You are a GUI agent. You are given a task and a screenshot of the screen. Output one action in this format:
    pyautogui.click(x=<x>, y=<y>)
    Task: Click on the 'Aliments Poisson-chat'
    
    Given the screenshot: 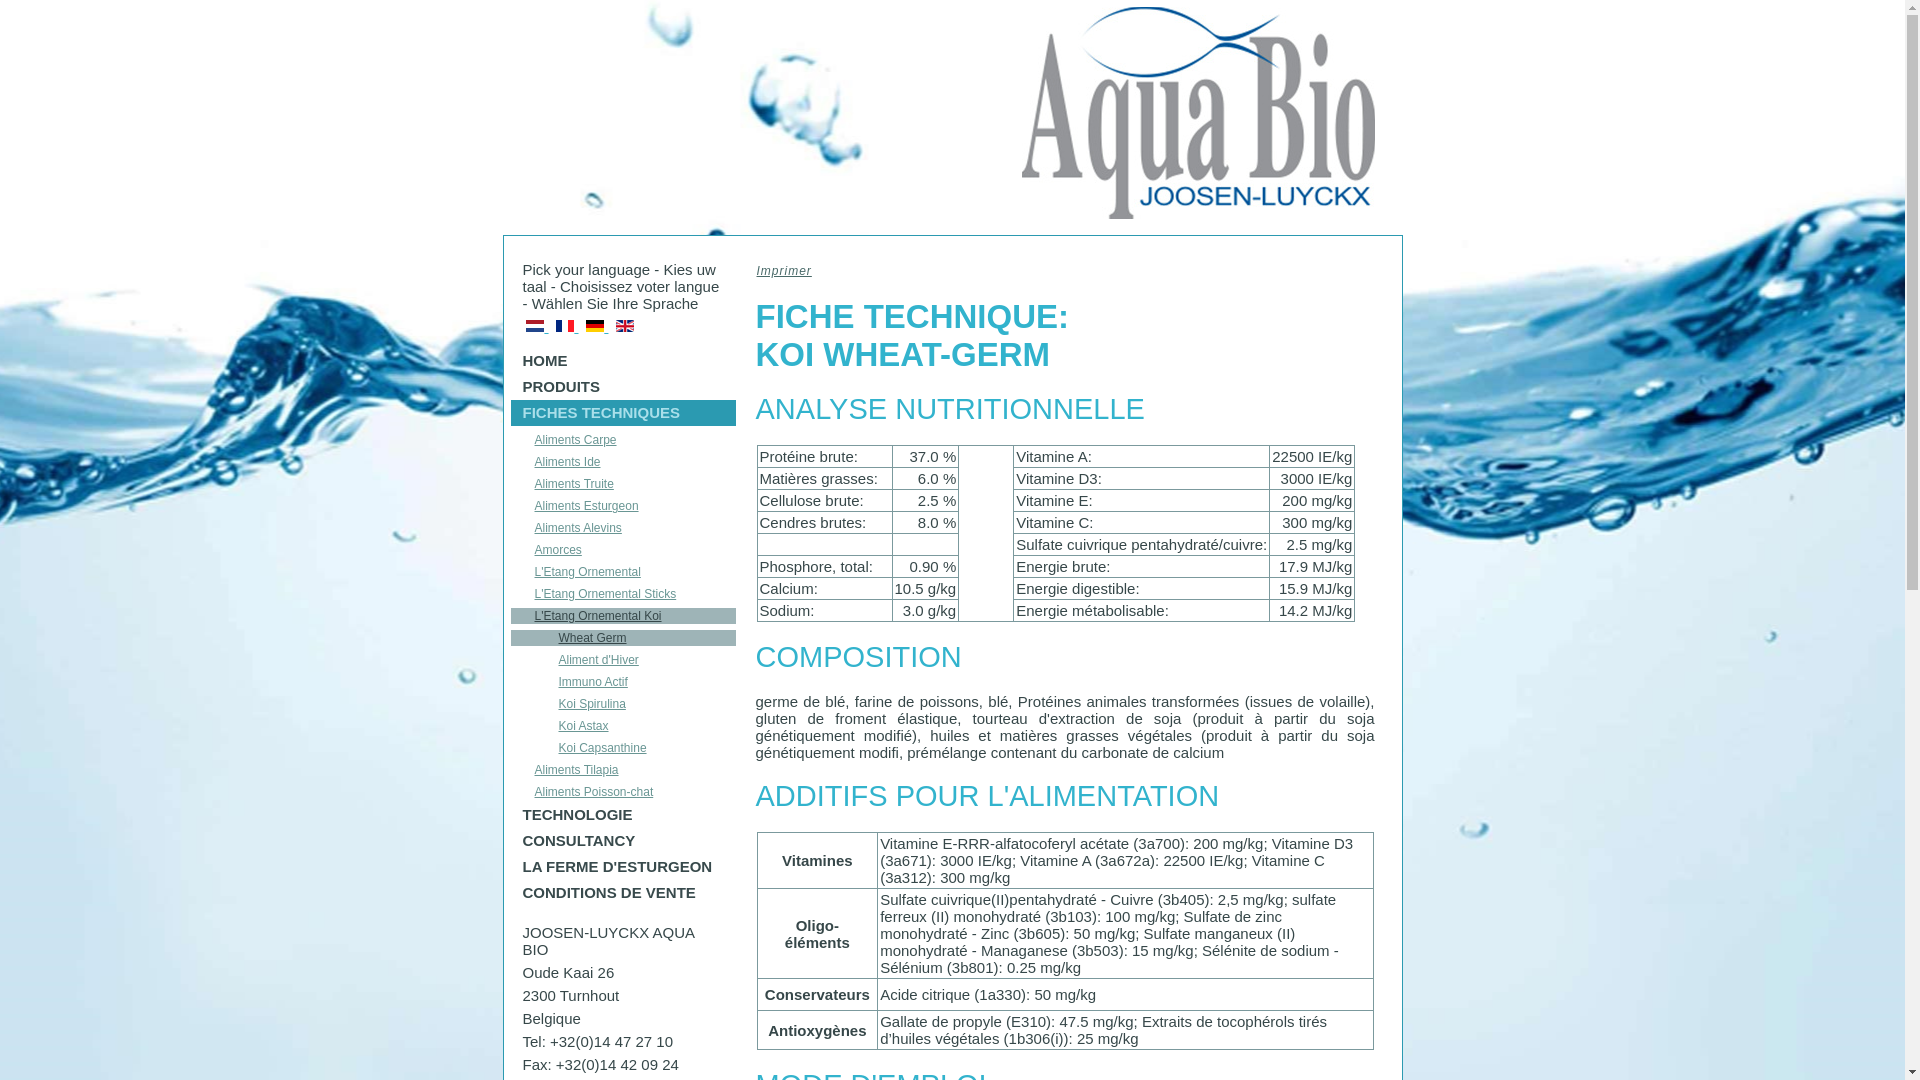 What is the action you would take?
    pyautogui.click(x=509, y=790)
    